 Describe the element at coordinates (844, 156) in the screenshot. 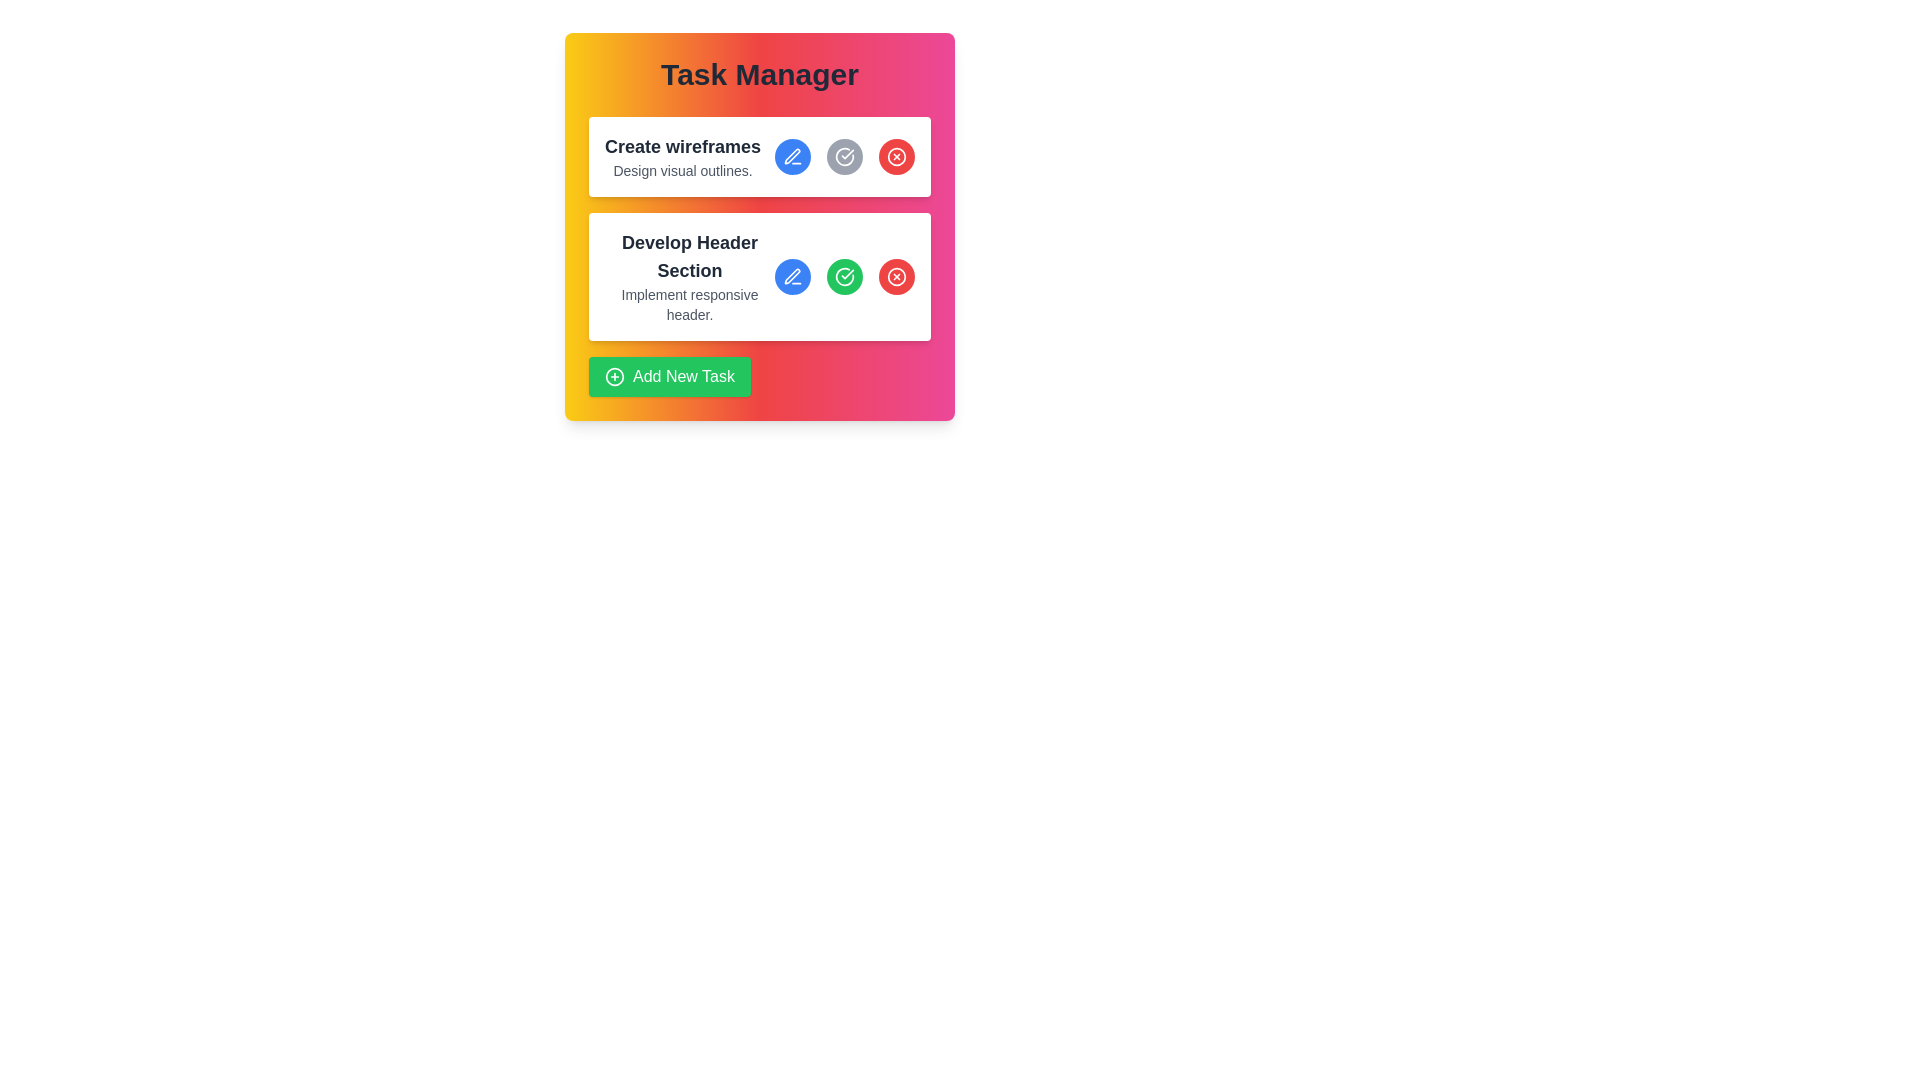

I see `the button used to mark or approve the task 'Create wireframes' as completed, located in the rightmost position of a group of three buttons` at that location.